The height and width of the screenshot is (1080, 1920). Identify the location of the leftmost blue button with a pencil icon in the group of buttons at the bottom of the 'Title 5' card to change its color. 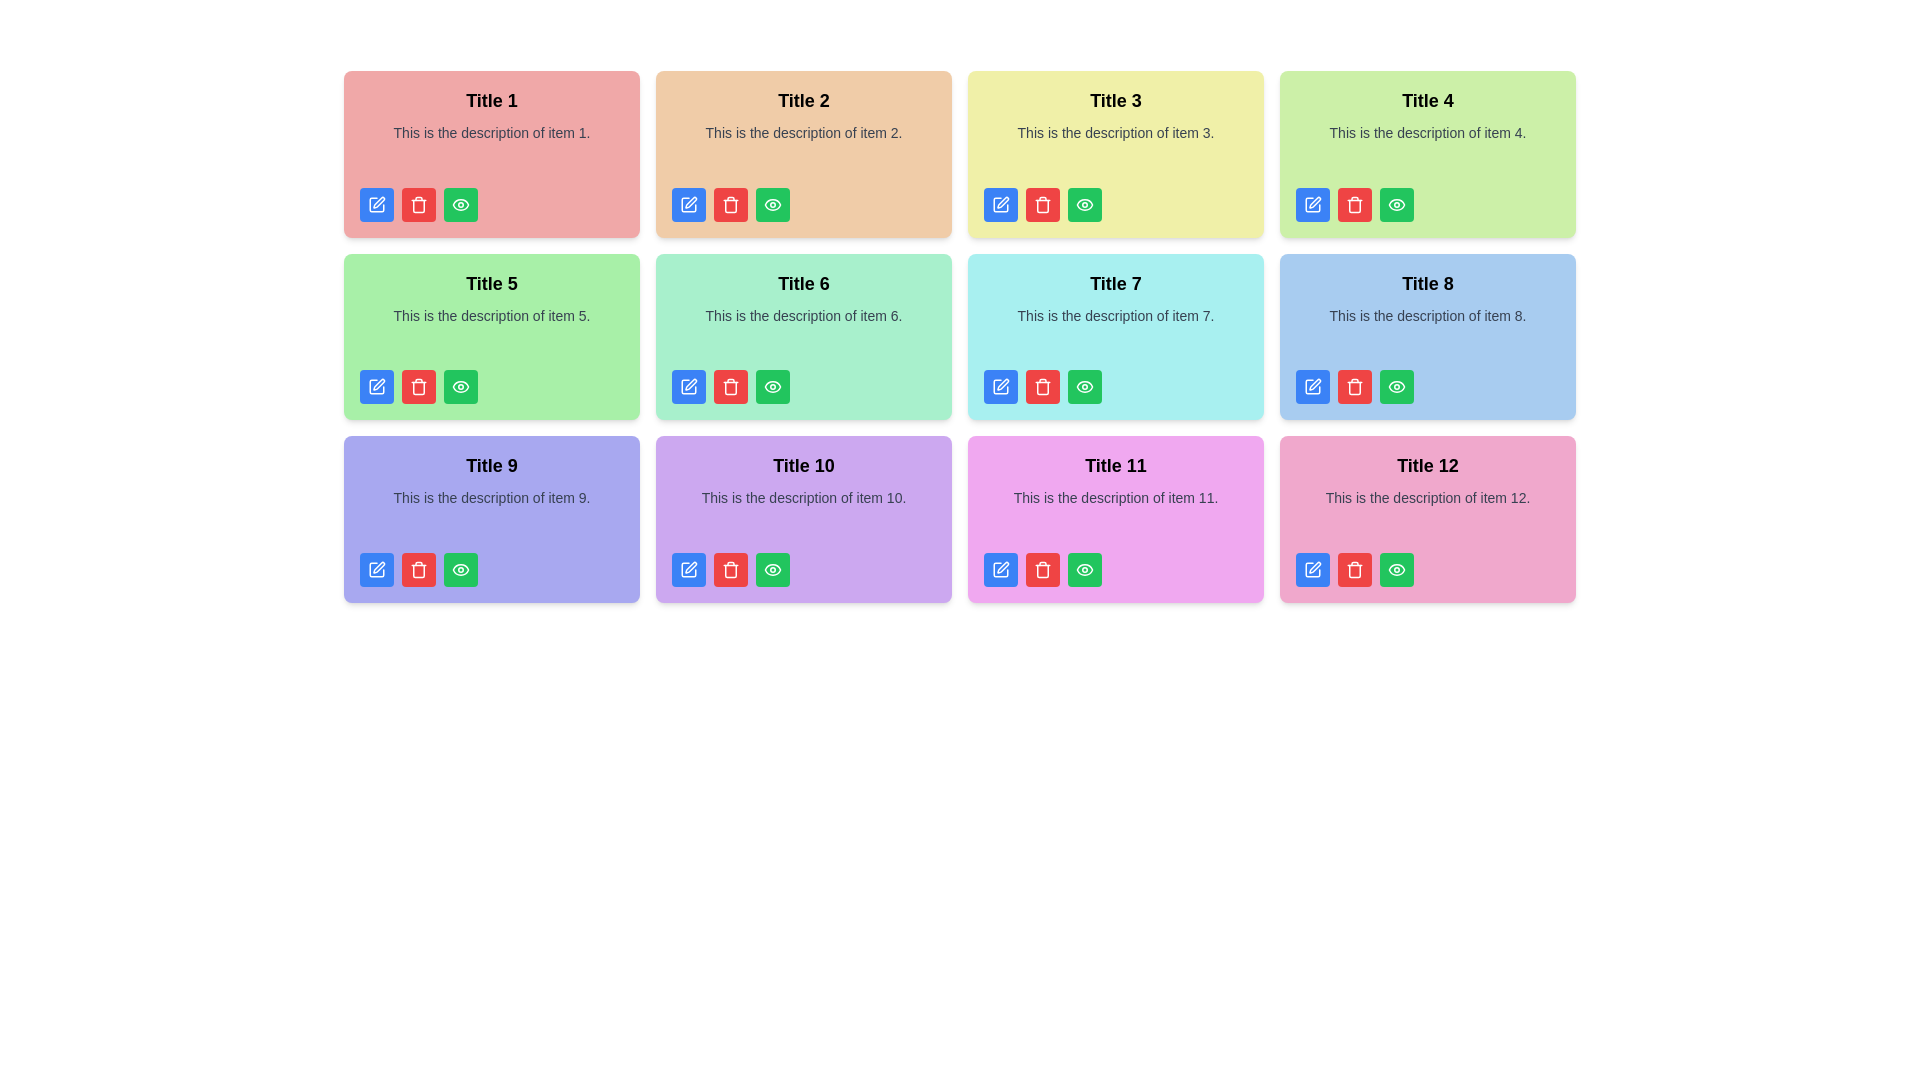
(377, 386).